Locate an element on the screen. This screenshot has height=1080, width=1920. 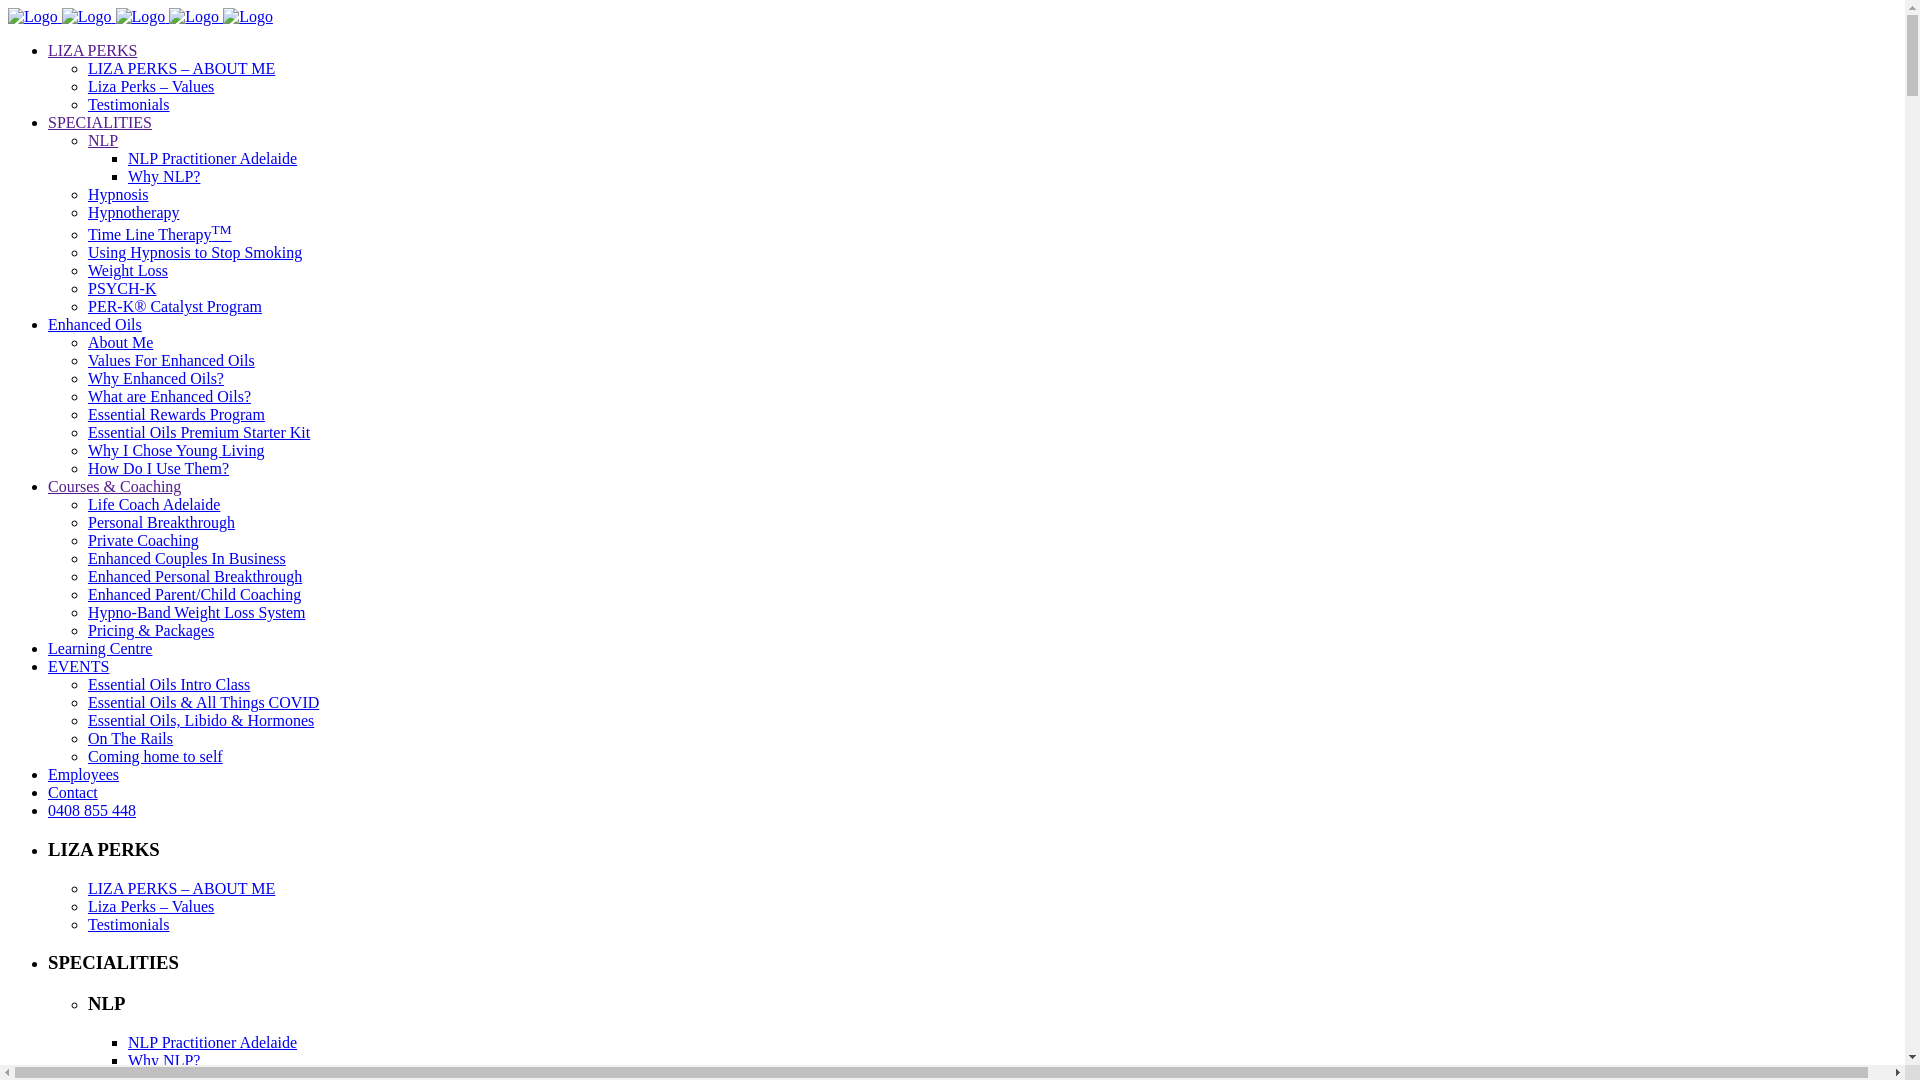
'Using Hypnosis to Stop Smoking' is located at coordinates (195, 251).